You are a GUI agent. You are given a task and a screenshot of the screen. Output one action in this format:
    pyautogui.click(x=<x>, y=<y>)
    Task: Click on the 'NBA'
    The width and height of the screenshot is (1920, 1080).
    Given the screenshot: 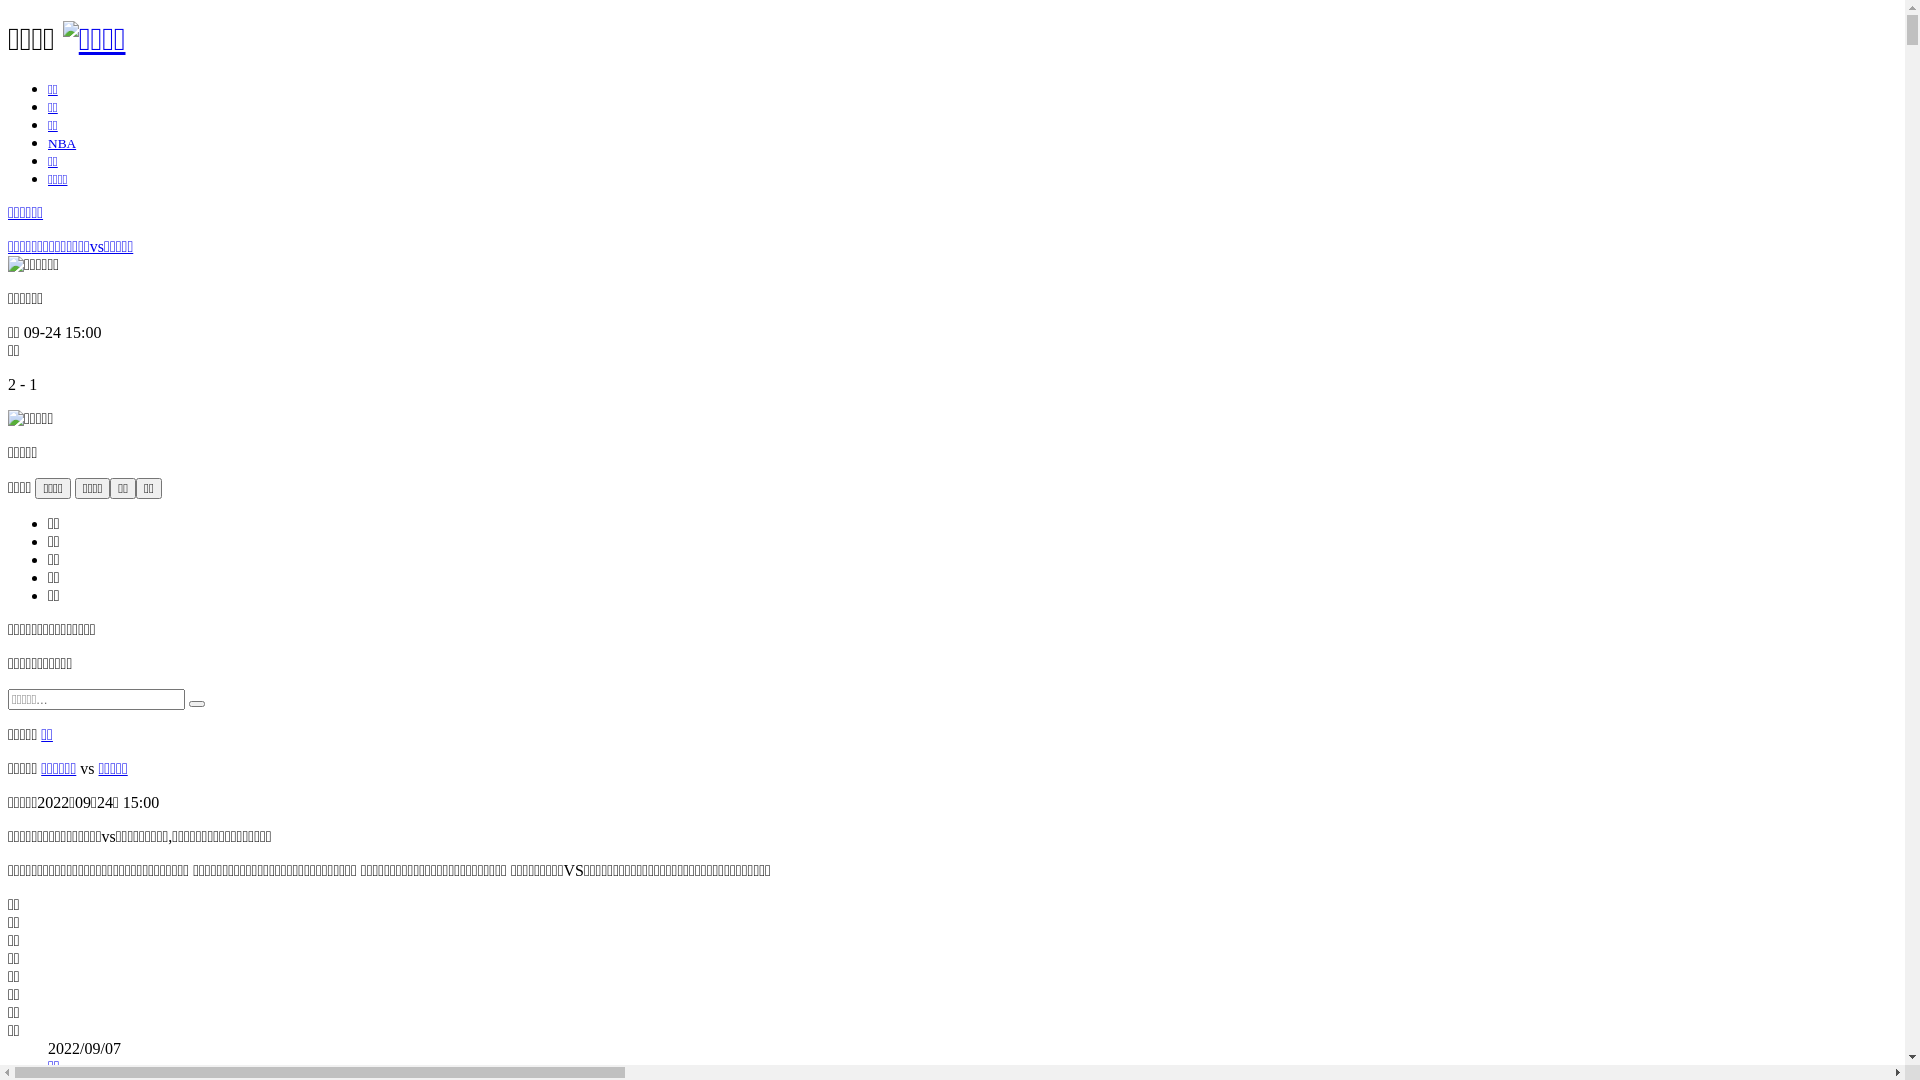 What is the action you would take?
    pyautogui.click(x=62, y=142)
    